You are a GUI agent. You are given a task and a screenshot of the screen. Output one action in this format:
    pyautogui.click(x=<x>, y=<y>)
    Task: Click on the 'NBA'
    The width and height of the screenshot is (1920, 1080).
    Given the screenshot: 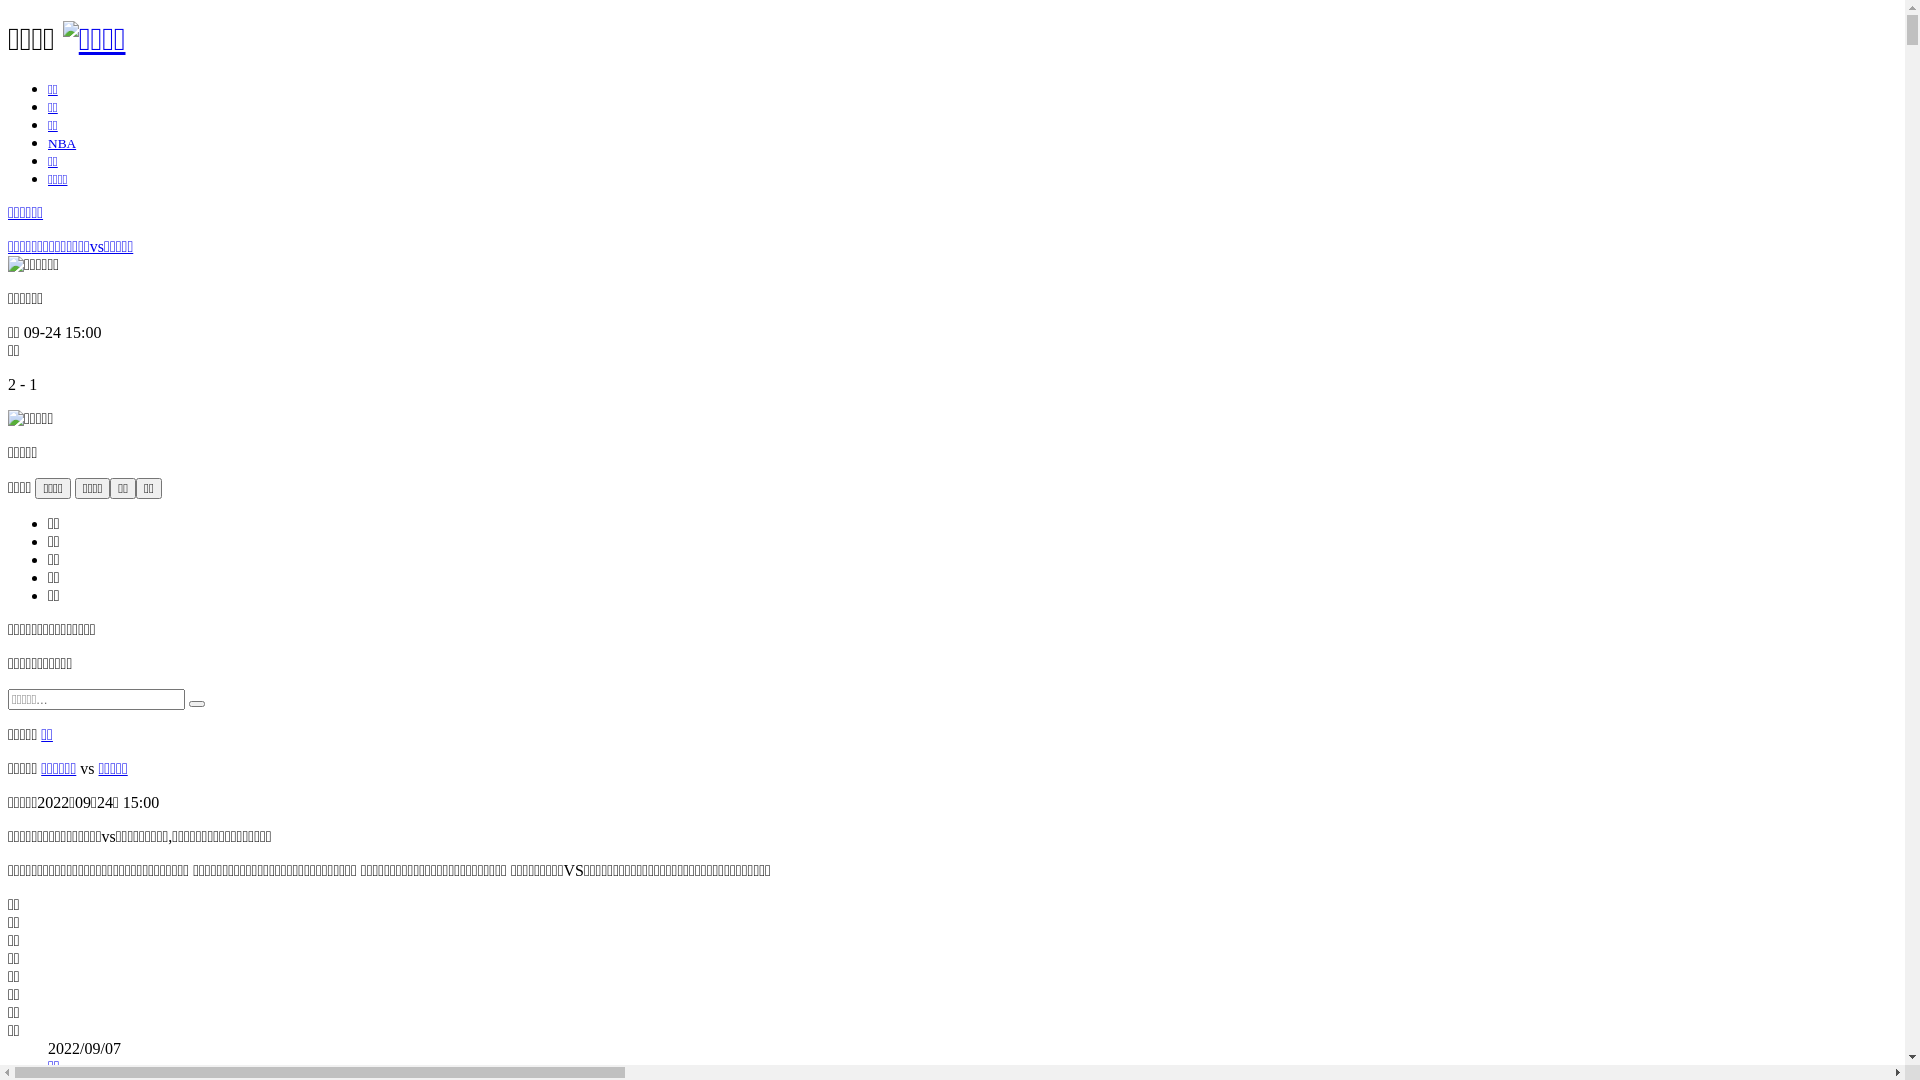 What is the action you would take?
    pyautogui.click(x=62, y=142)
    